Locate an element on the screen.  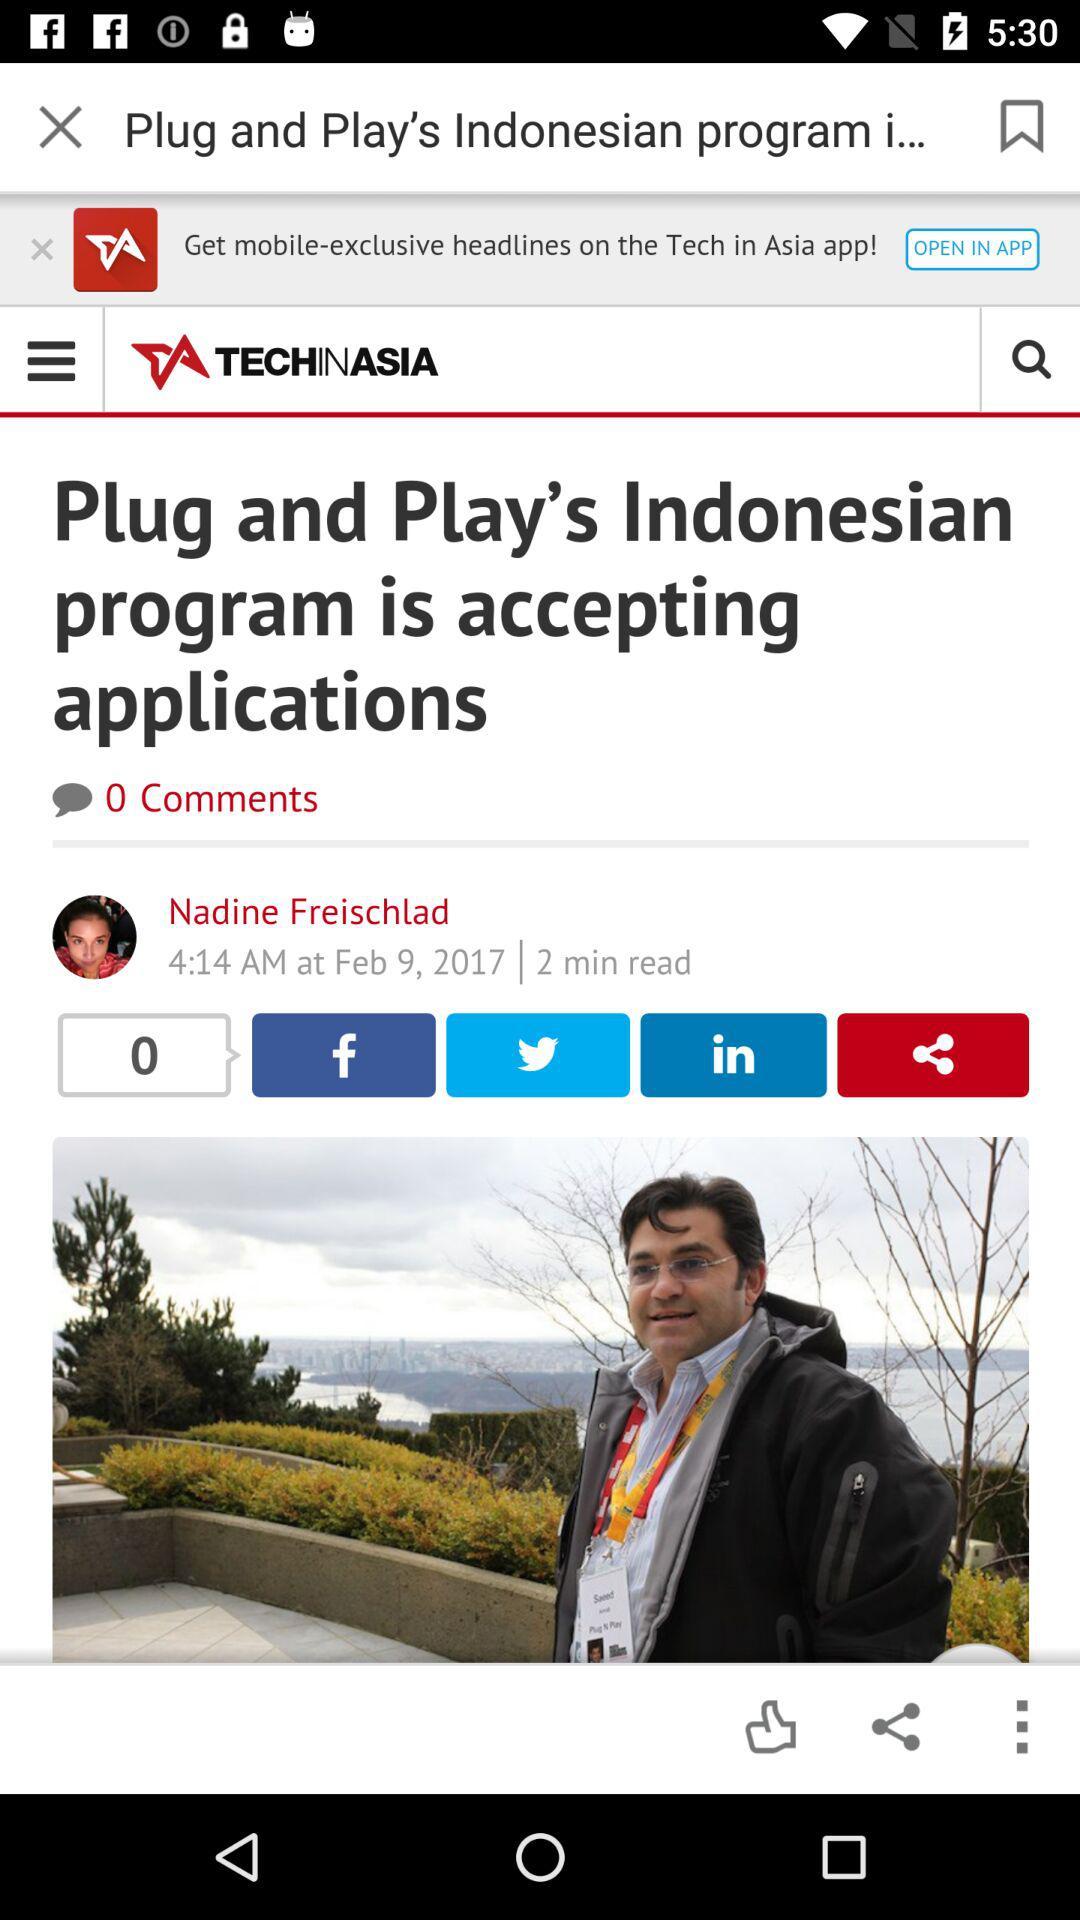
the thumbs_up icon is located at coordinates (769, 1727).